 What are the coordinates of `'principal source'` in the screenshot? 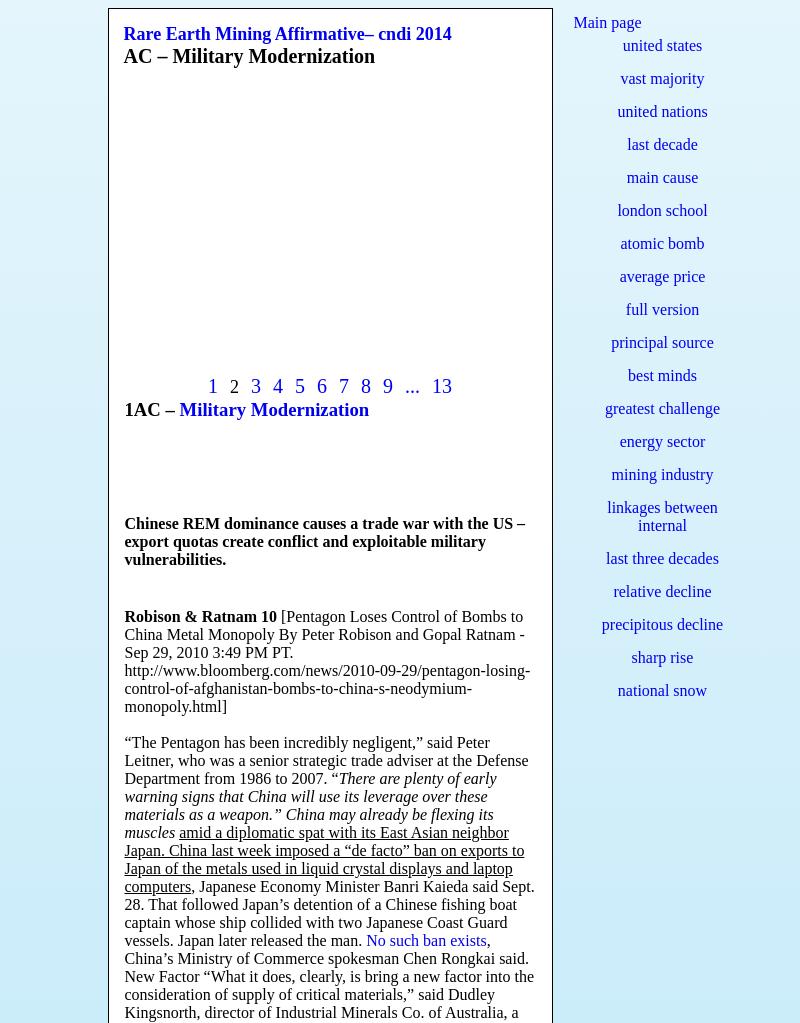 It's located at (661, 341).